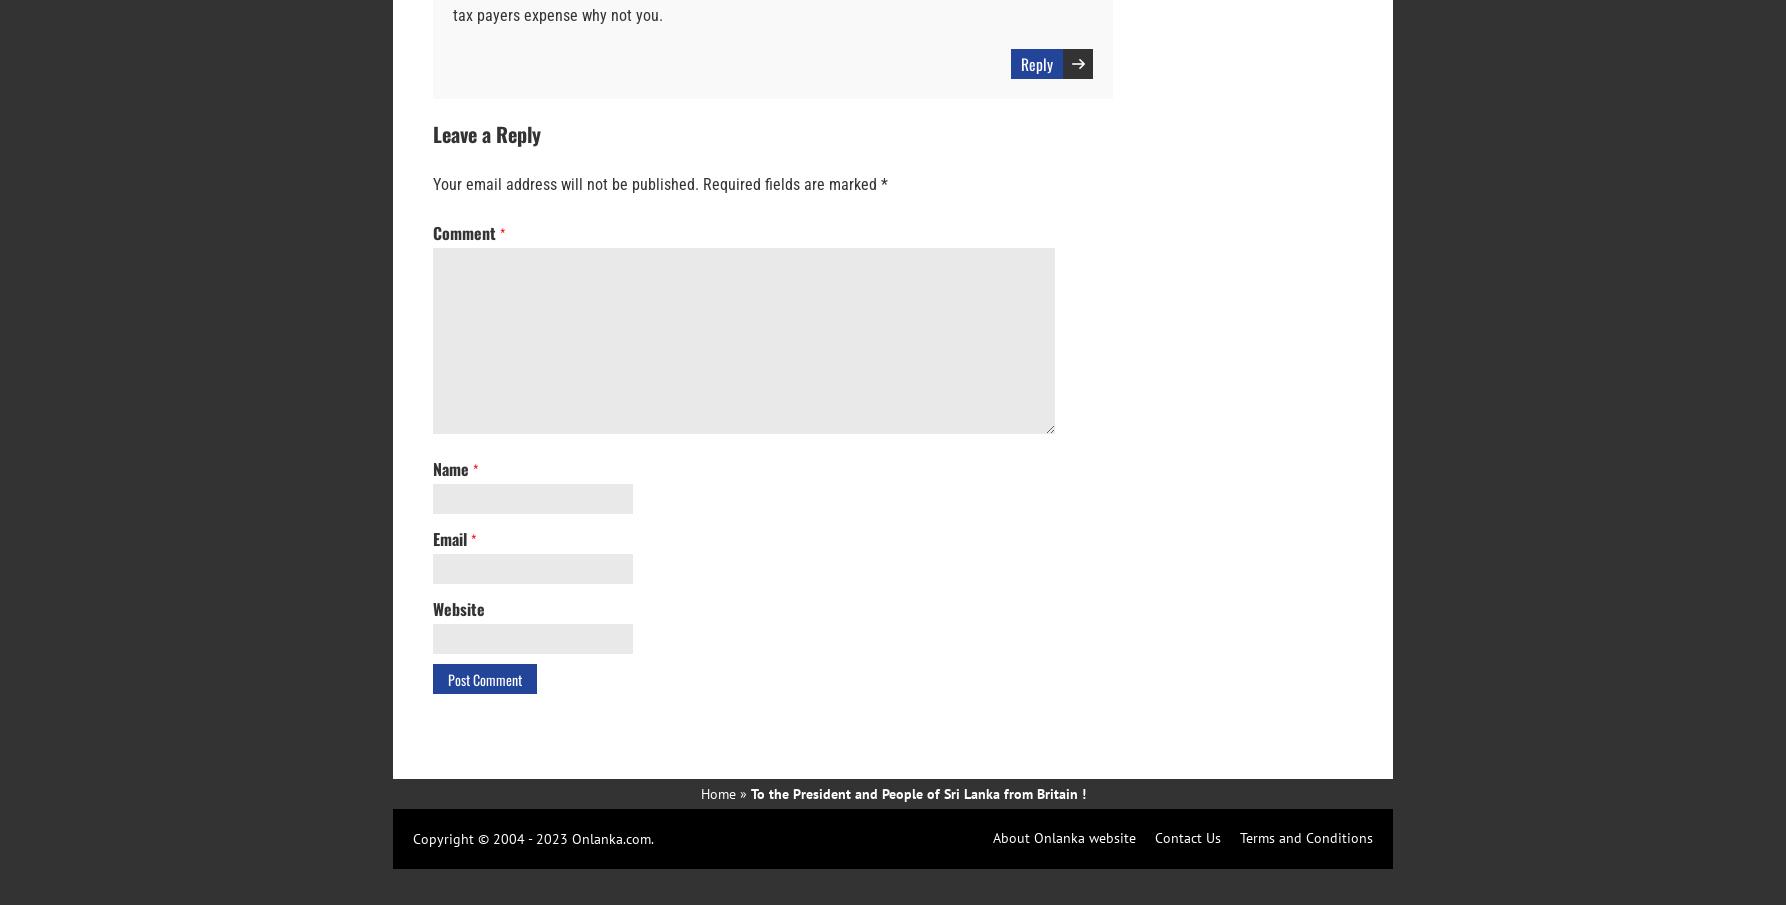  I want to click on 'Leave a Reply', so click(486, 133).